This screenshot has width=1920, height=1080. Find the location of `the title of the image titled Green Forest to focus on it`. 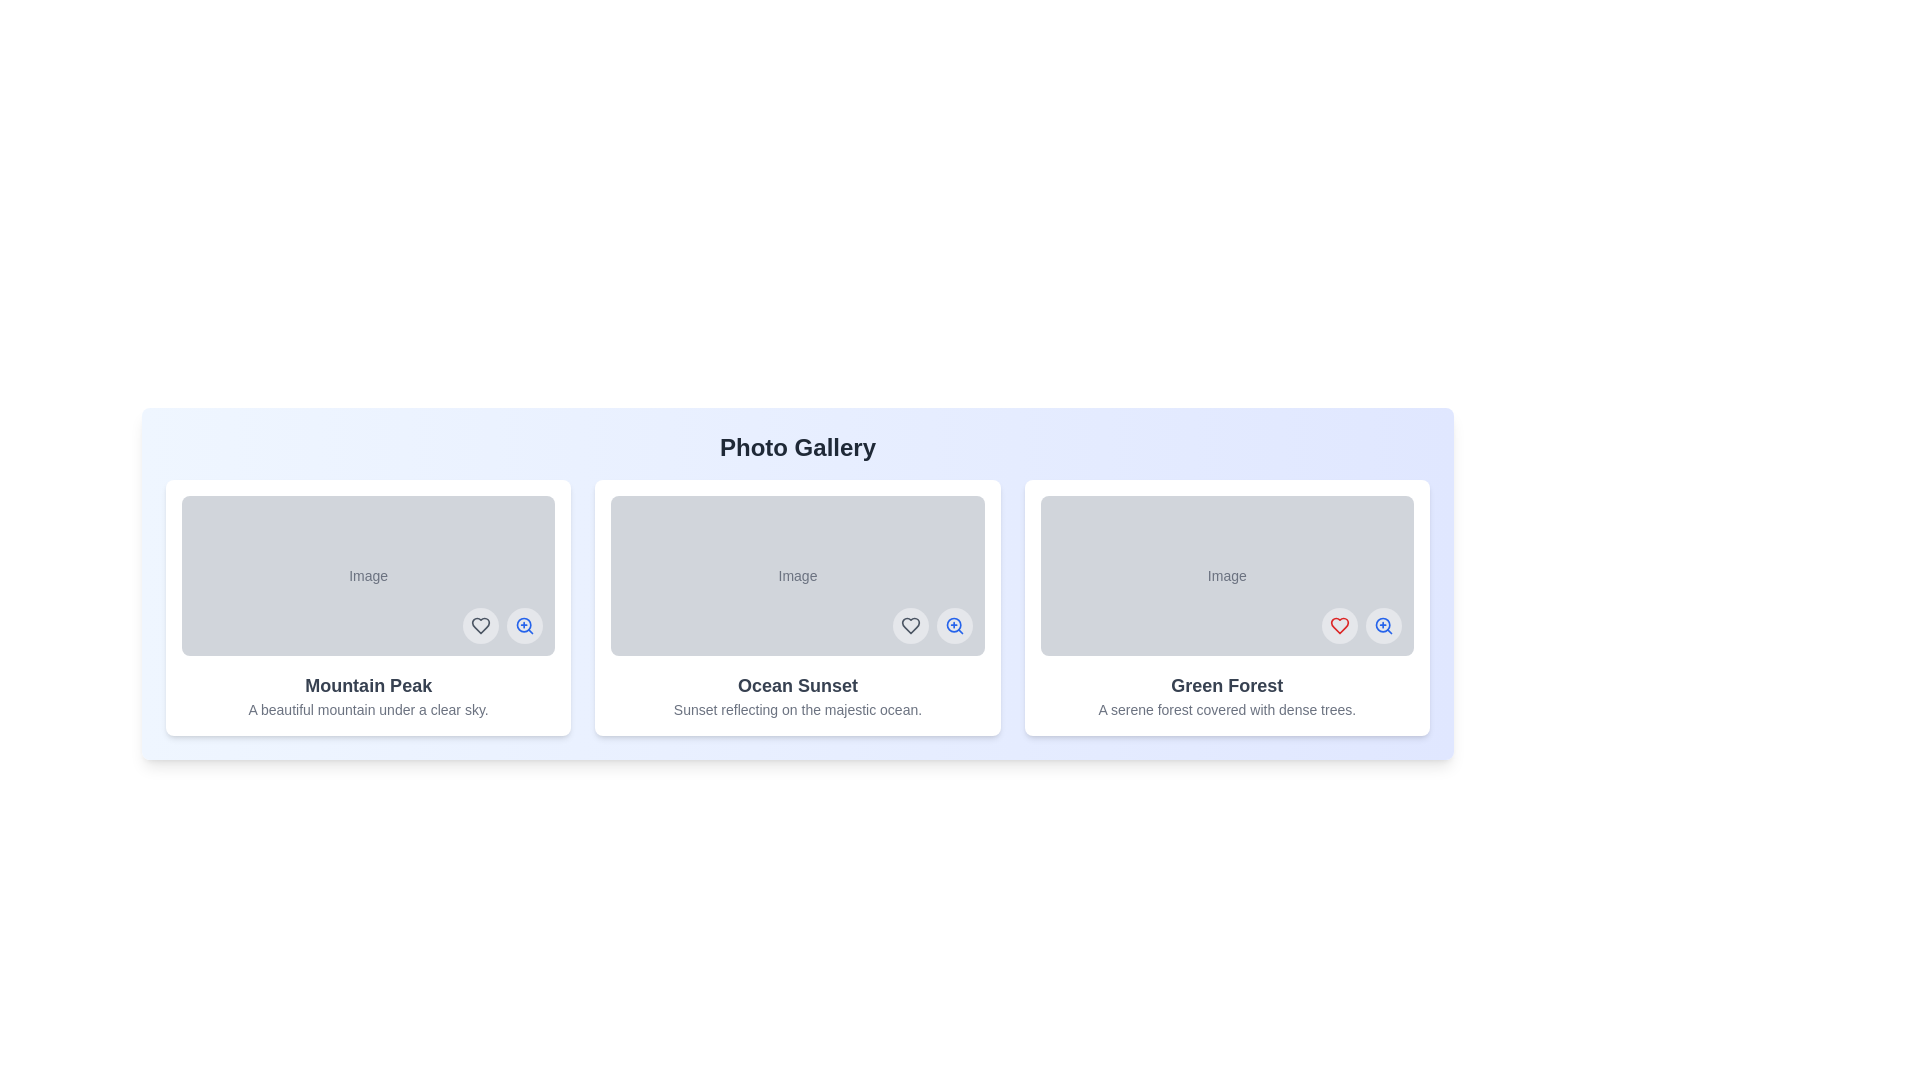

the title of the image titled Green Forest to focus on it is located at coordinates (1226, 685).